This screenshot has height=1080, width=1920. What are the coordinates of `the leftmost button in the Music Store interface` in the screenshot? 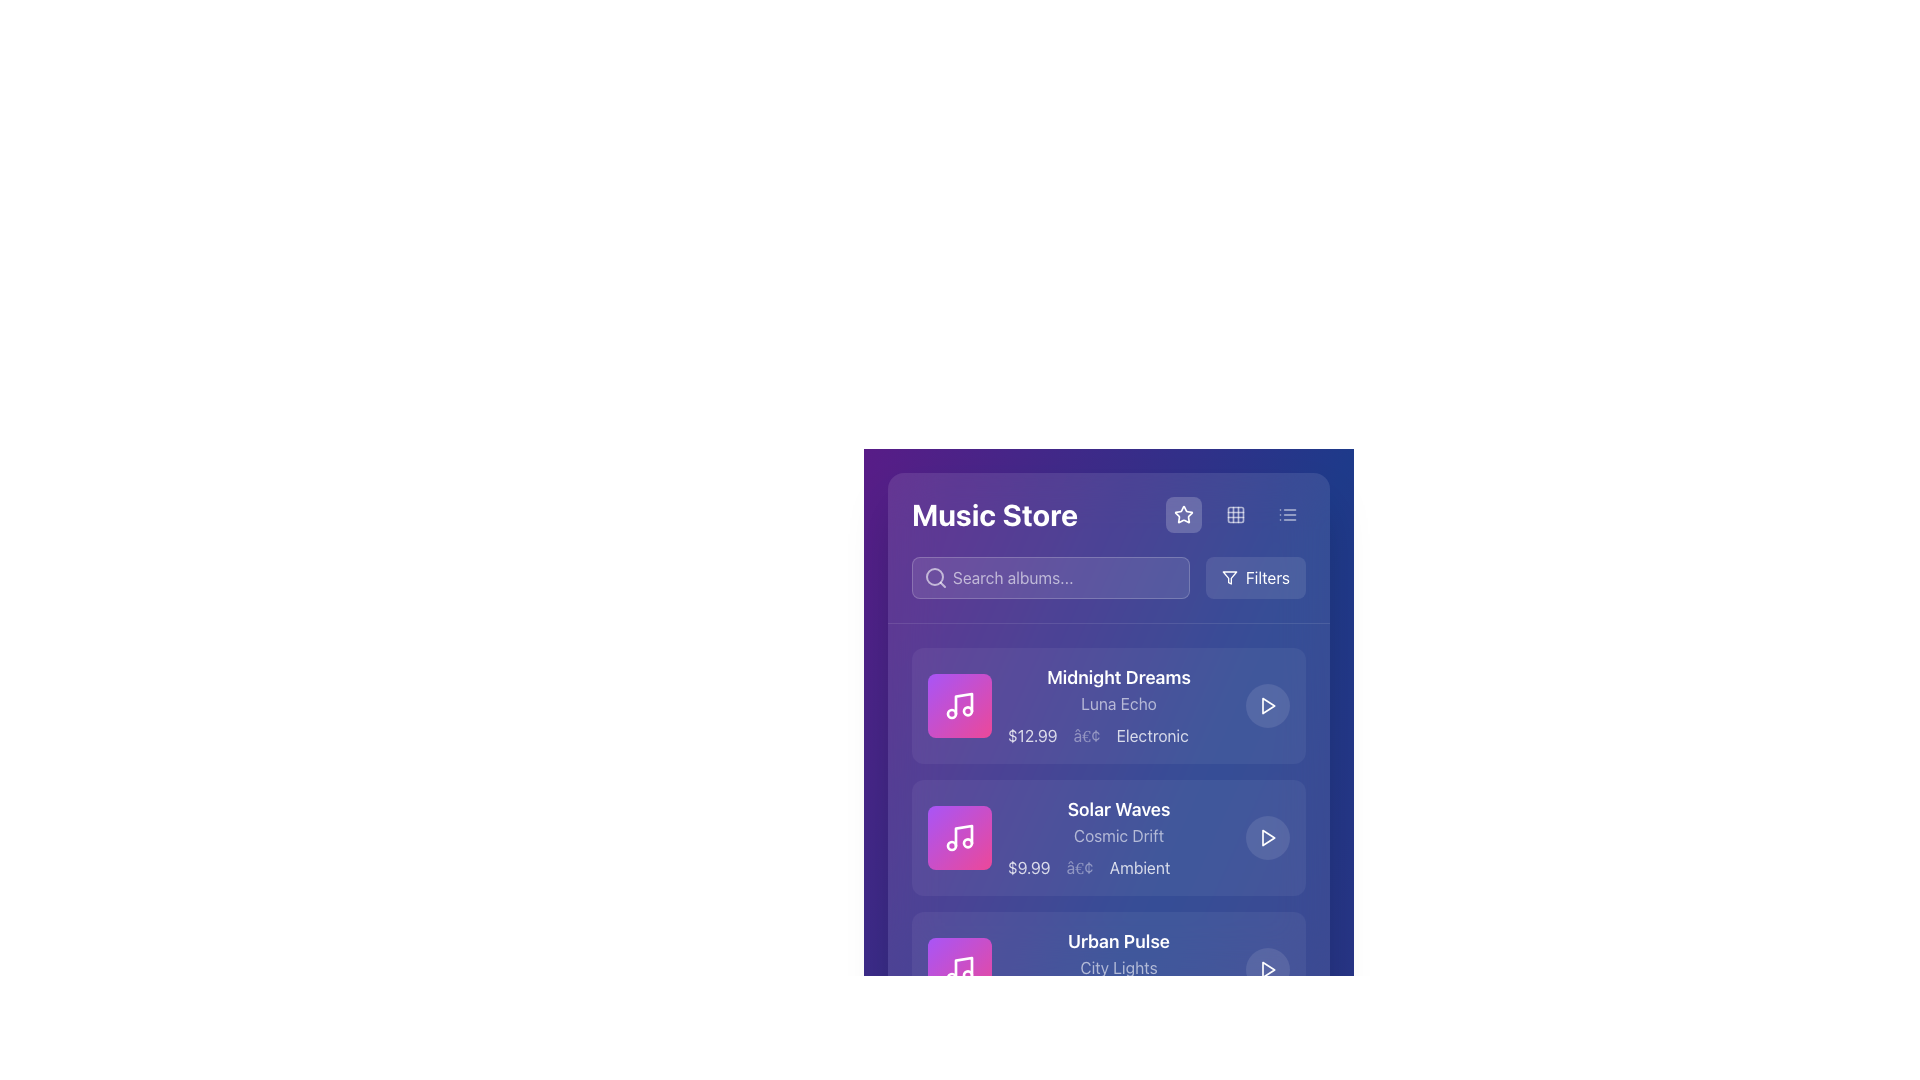 It's located at (1184, 514).